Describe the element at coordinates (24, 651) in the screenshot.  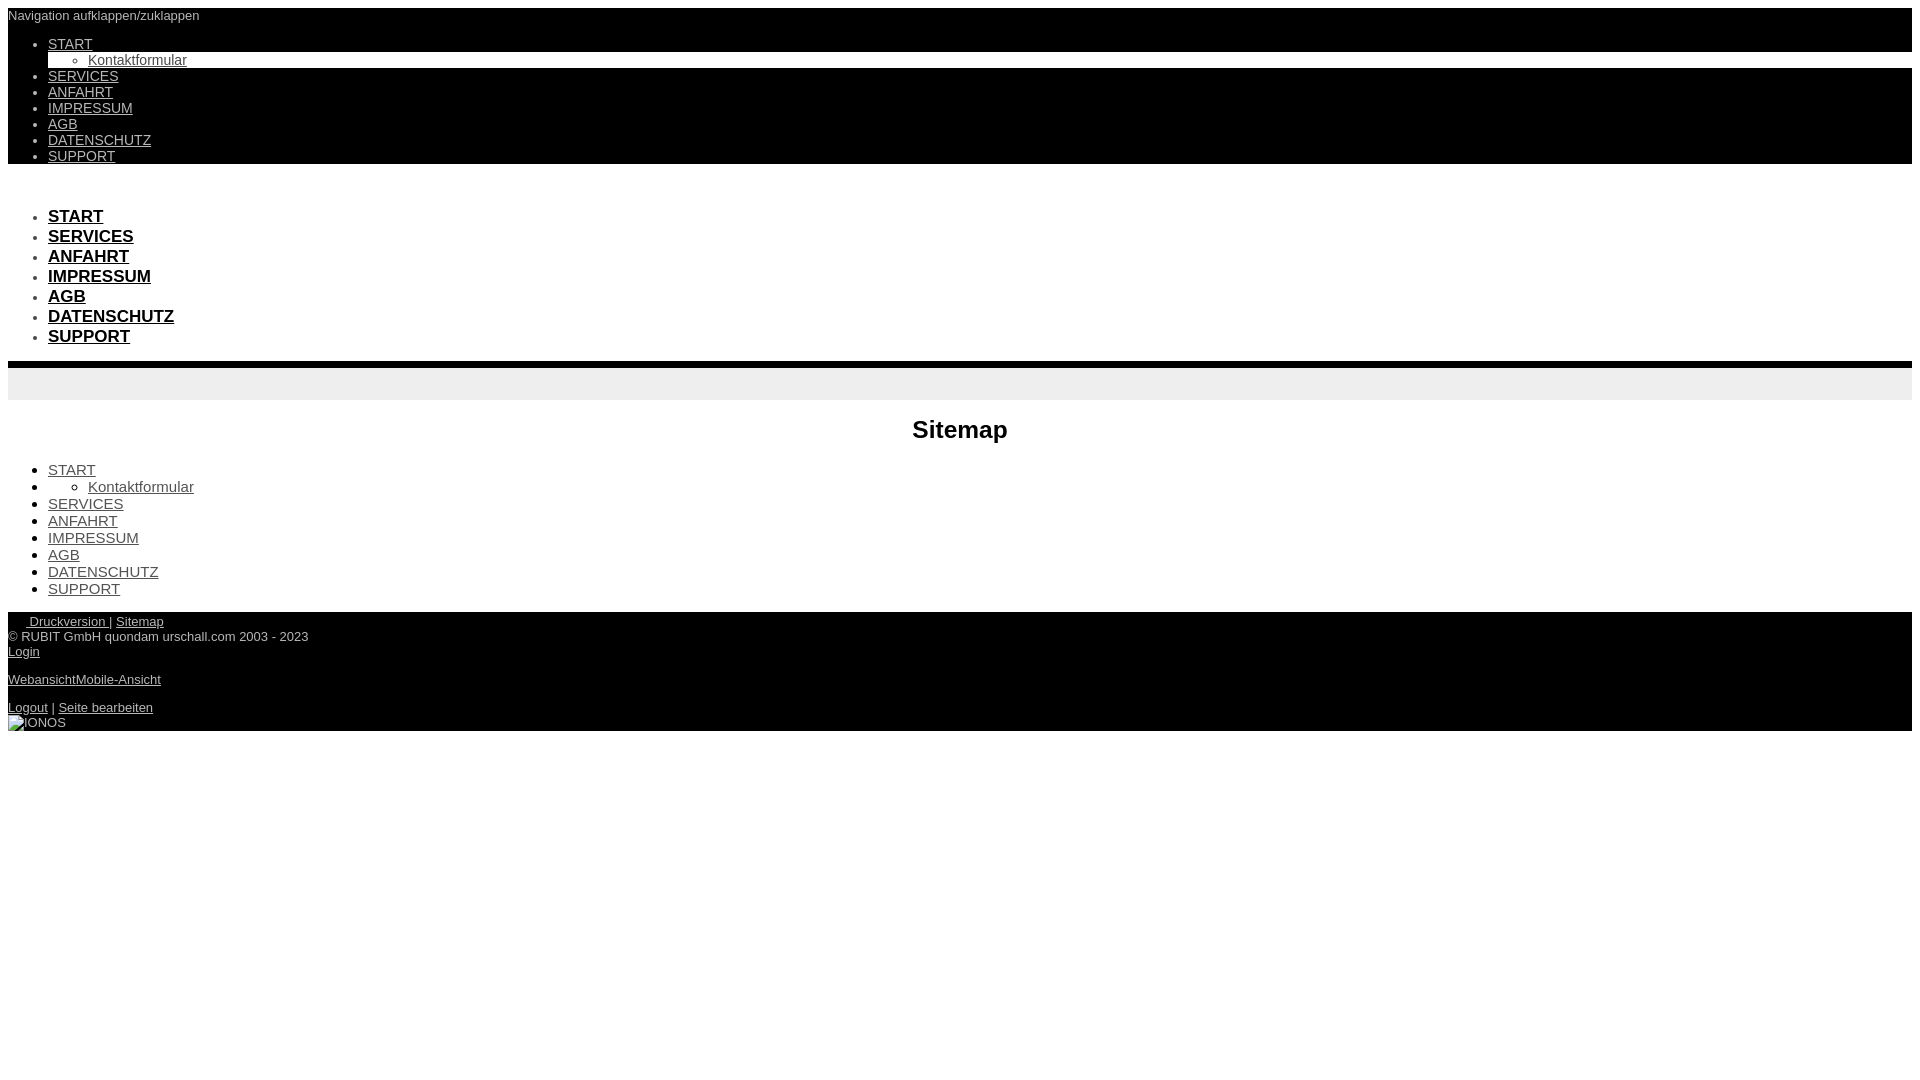
I see `'Login'` at that location.